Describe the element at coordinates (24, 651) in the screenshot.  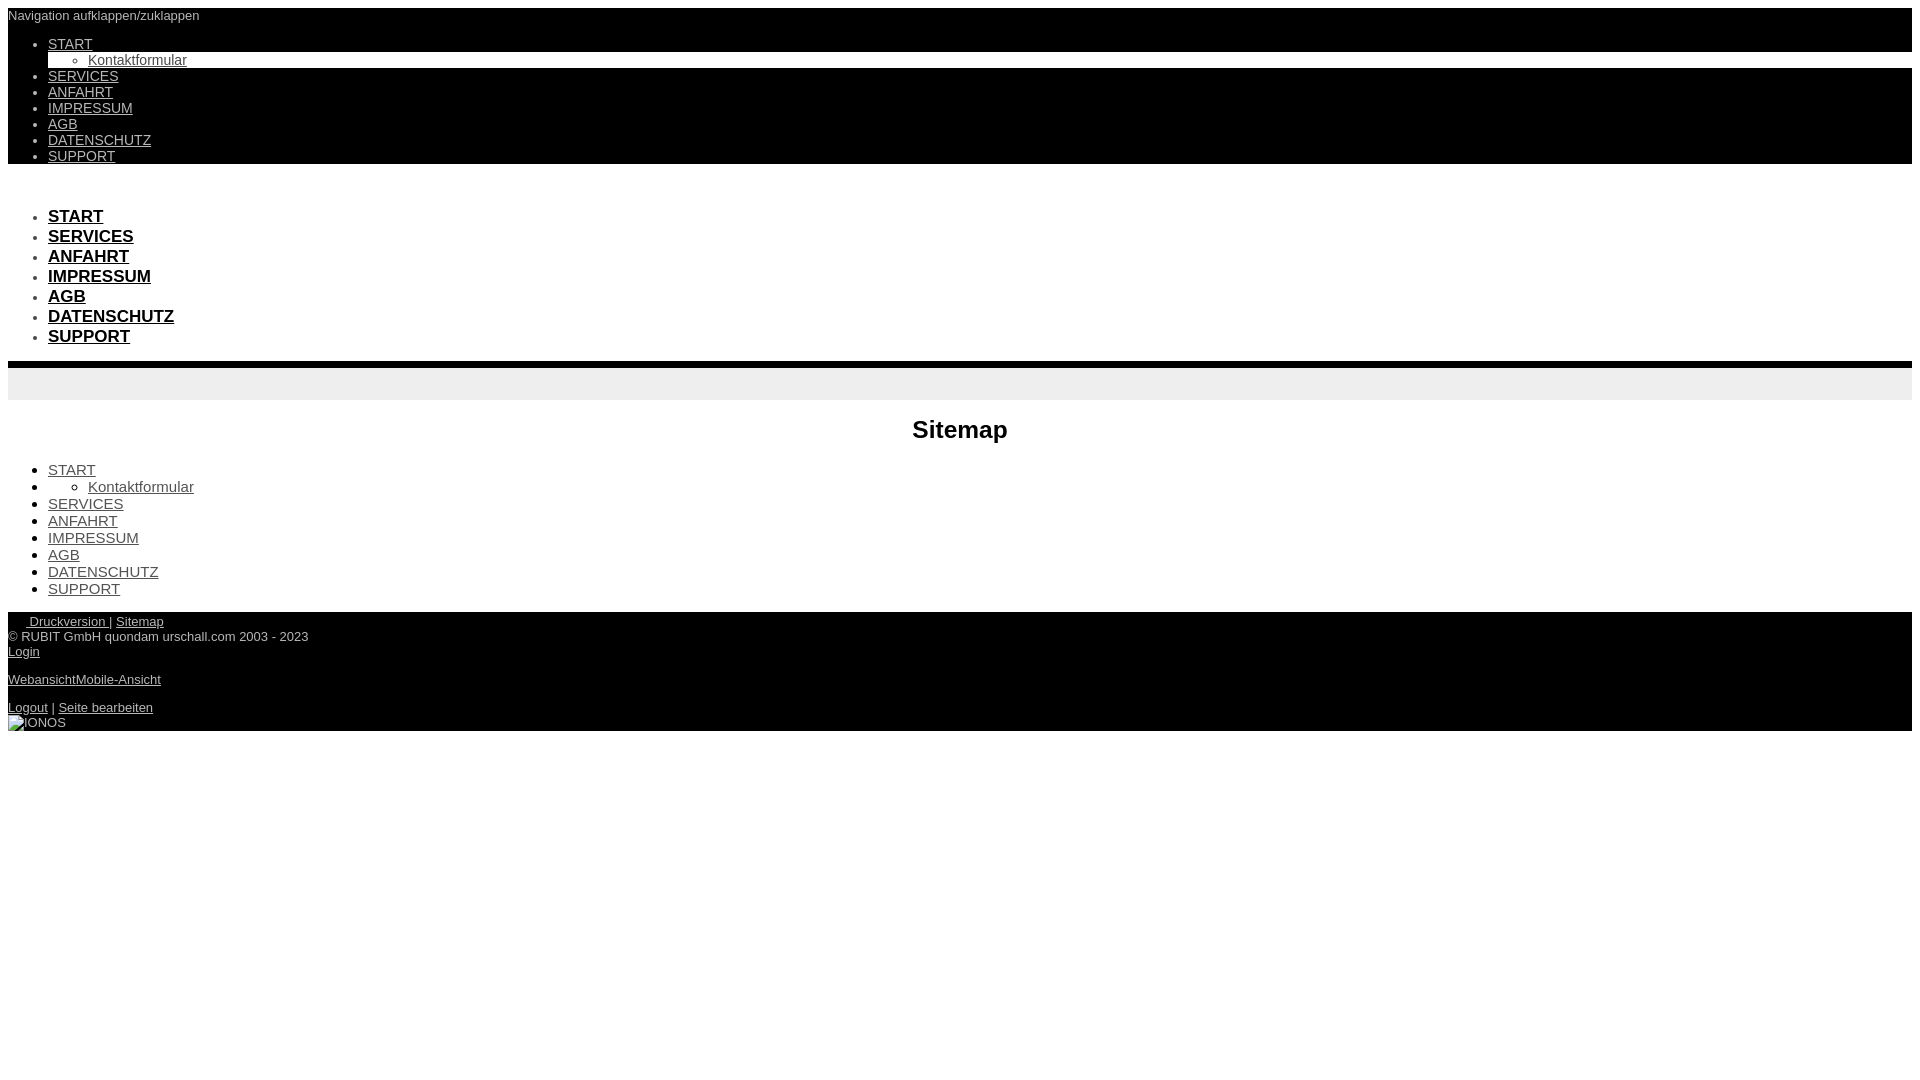
I see `'Login'` at that location.